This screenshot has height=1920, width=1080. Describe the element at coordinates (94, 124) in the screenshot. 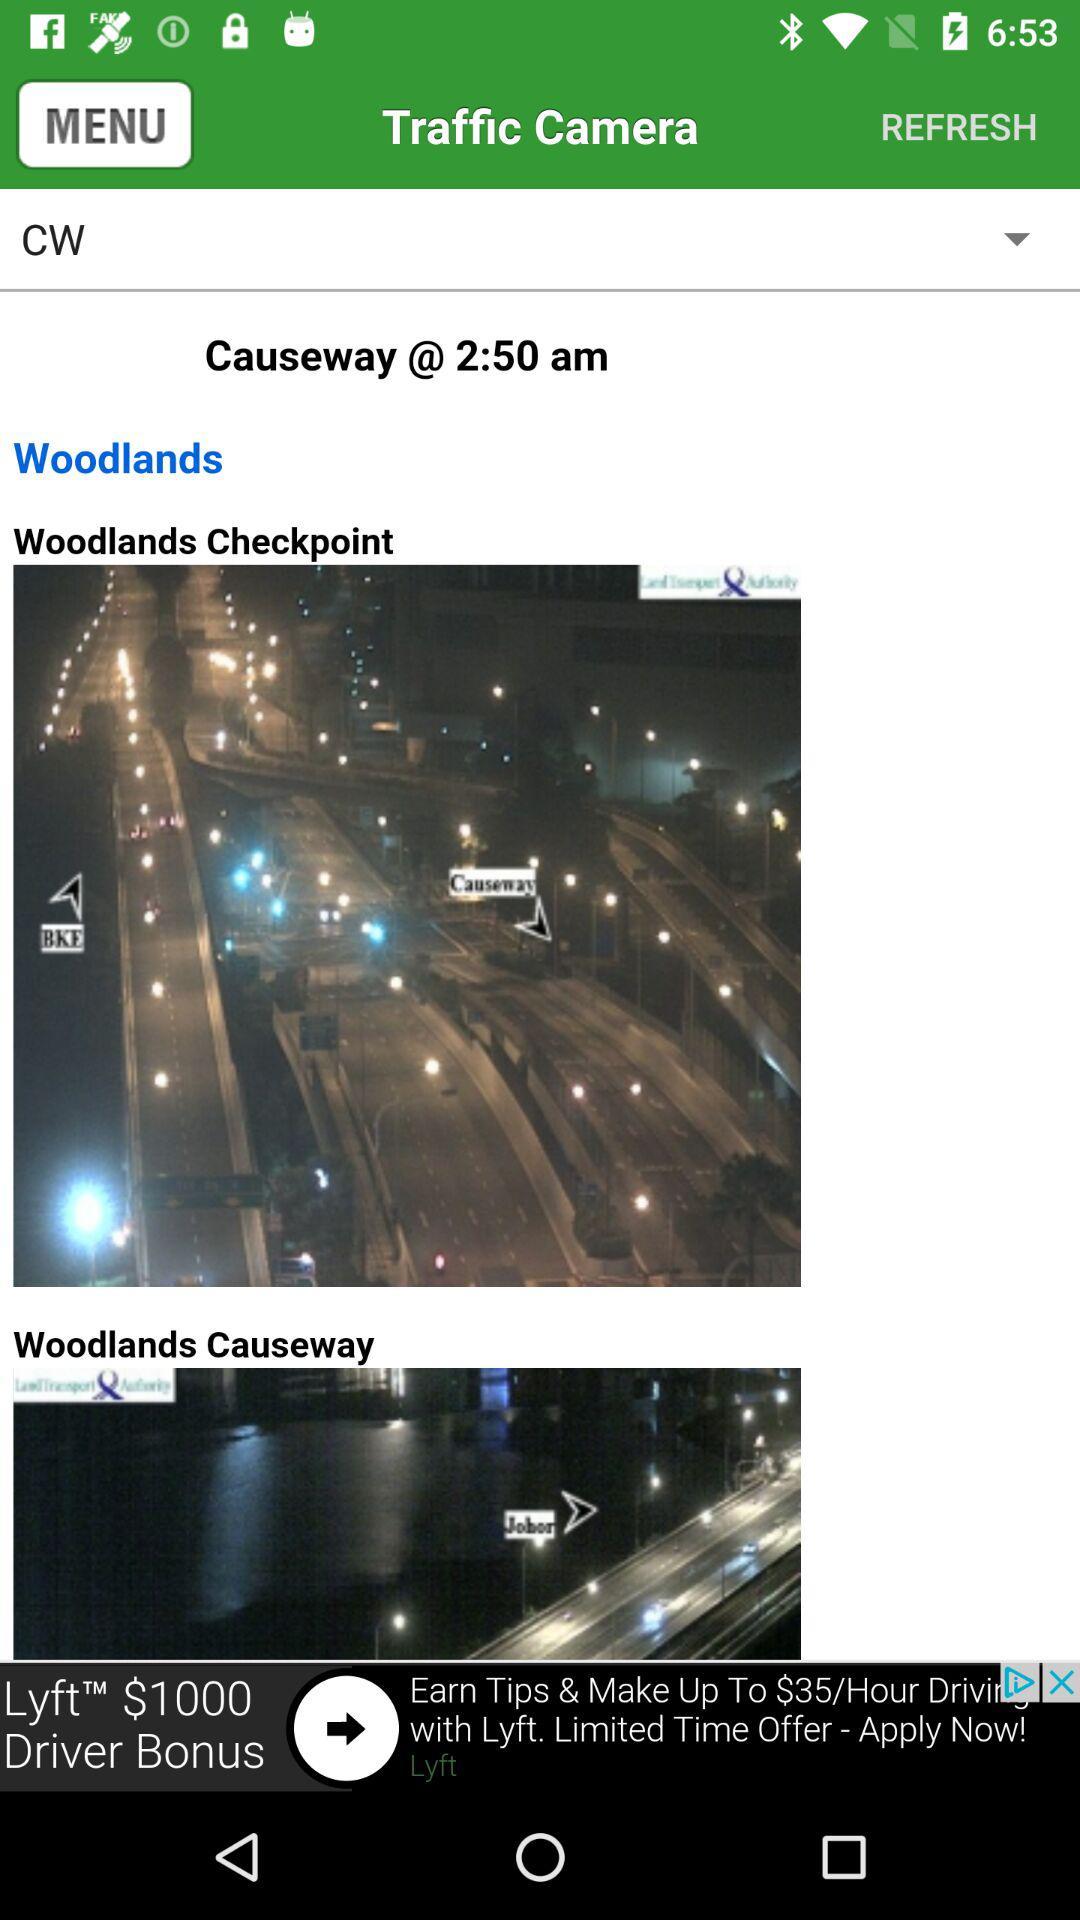

I see `the menu icon` at that location.